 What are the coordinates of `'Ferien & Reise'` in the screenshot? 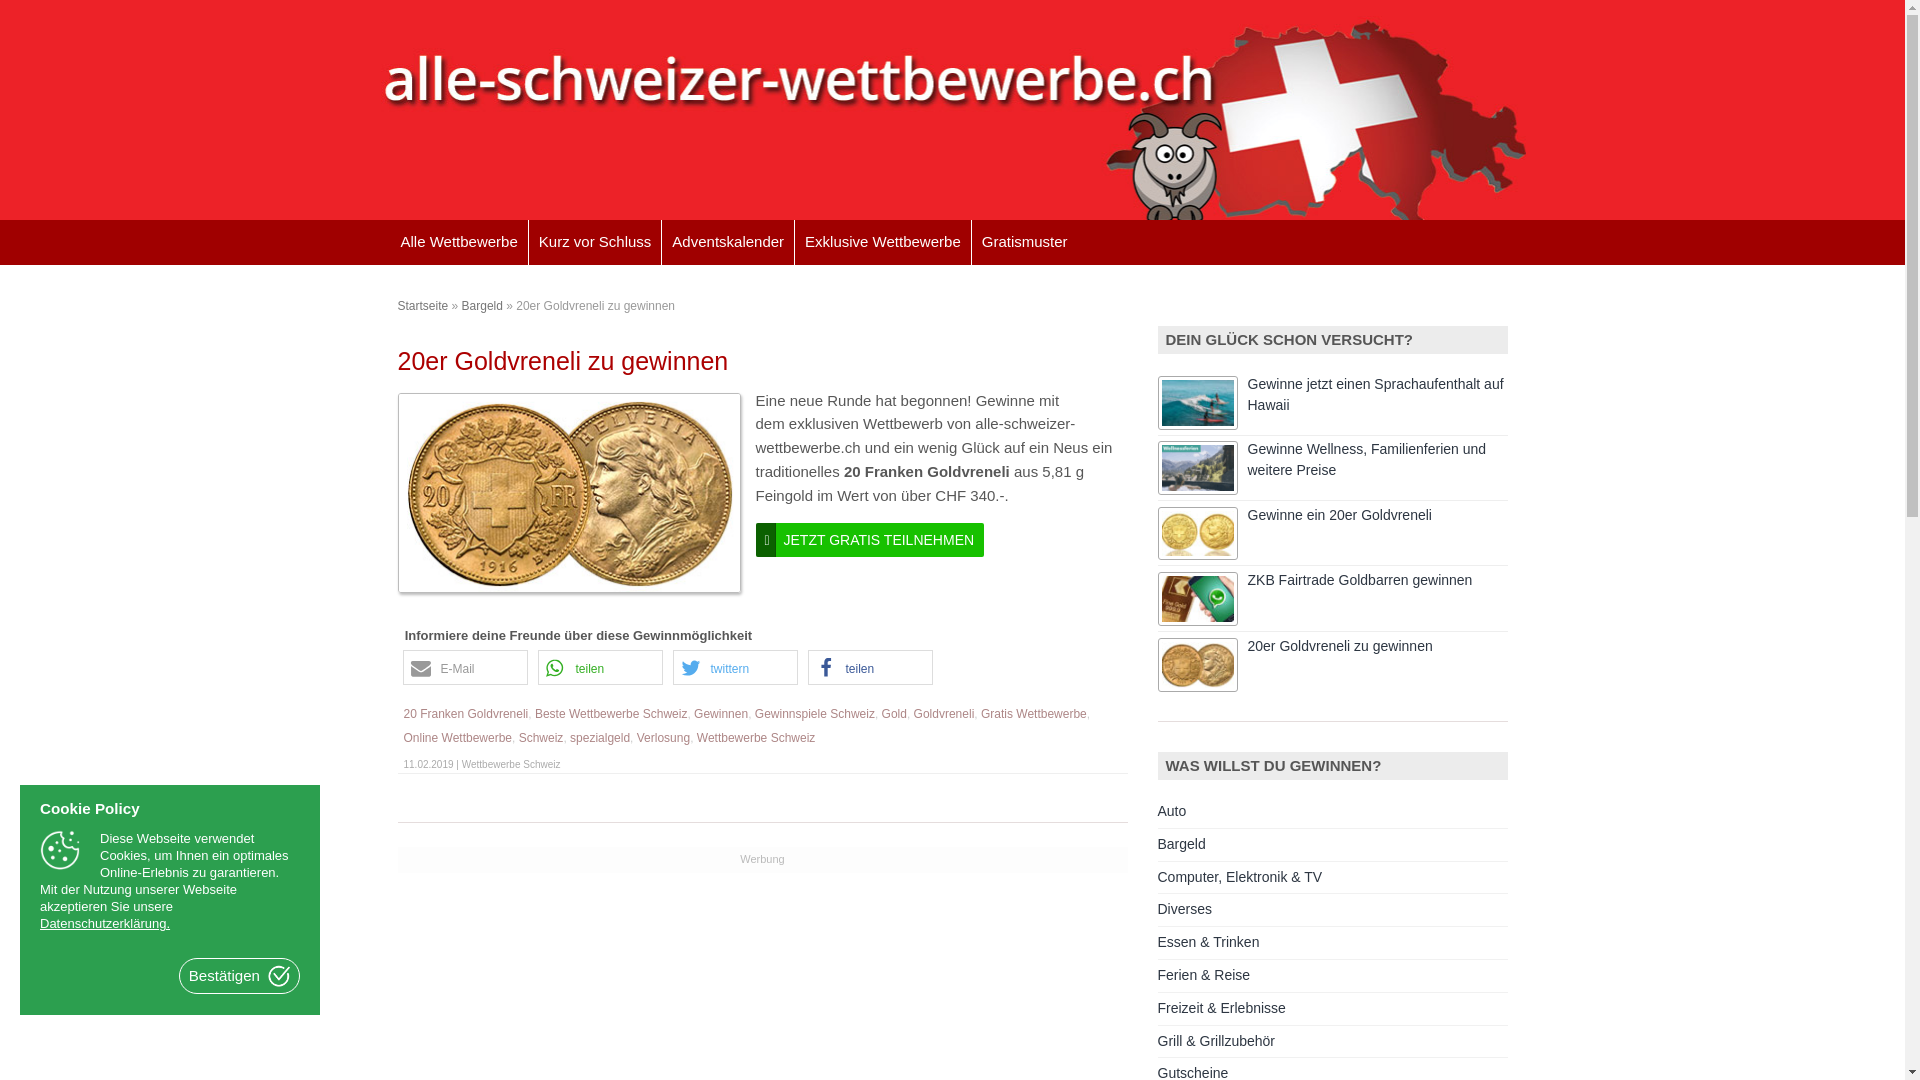 It's located at (1203, 974).